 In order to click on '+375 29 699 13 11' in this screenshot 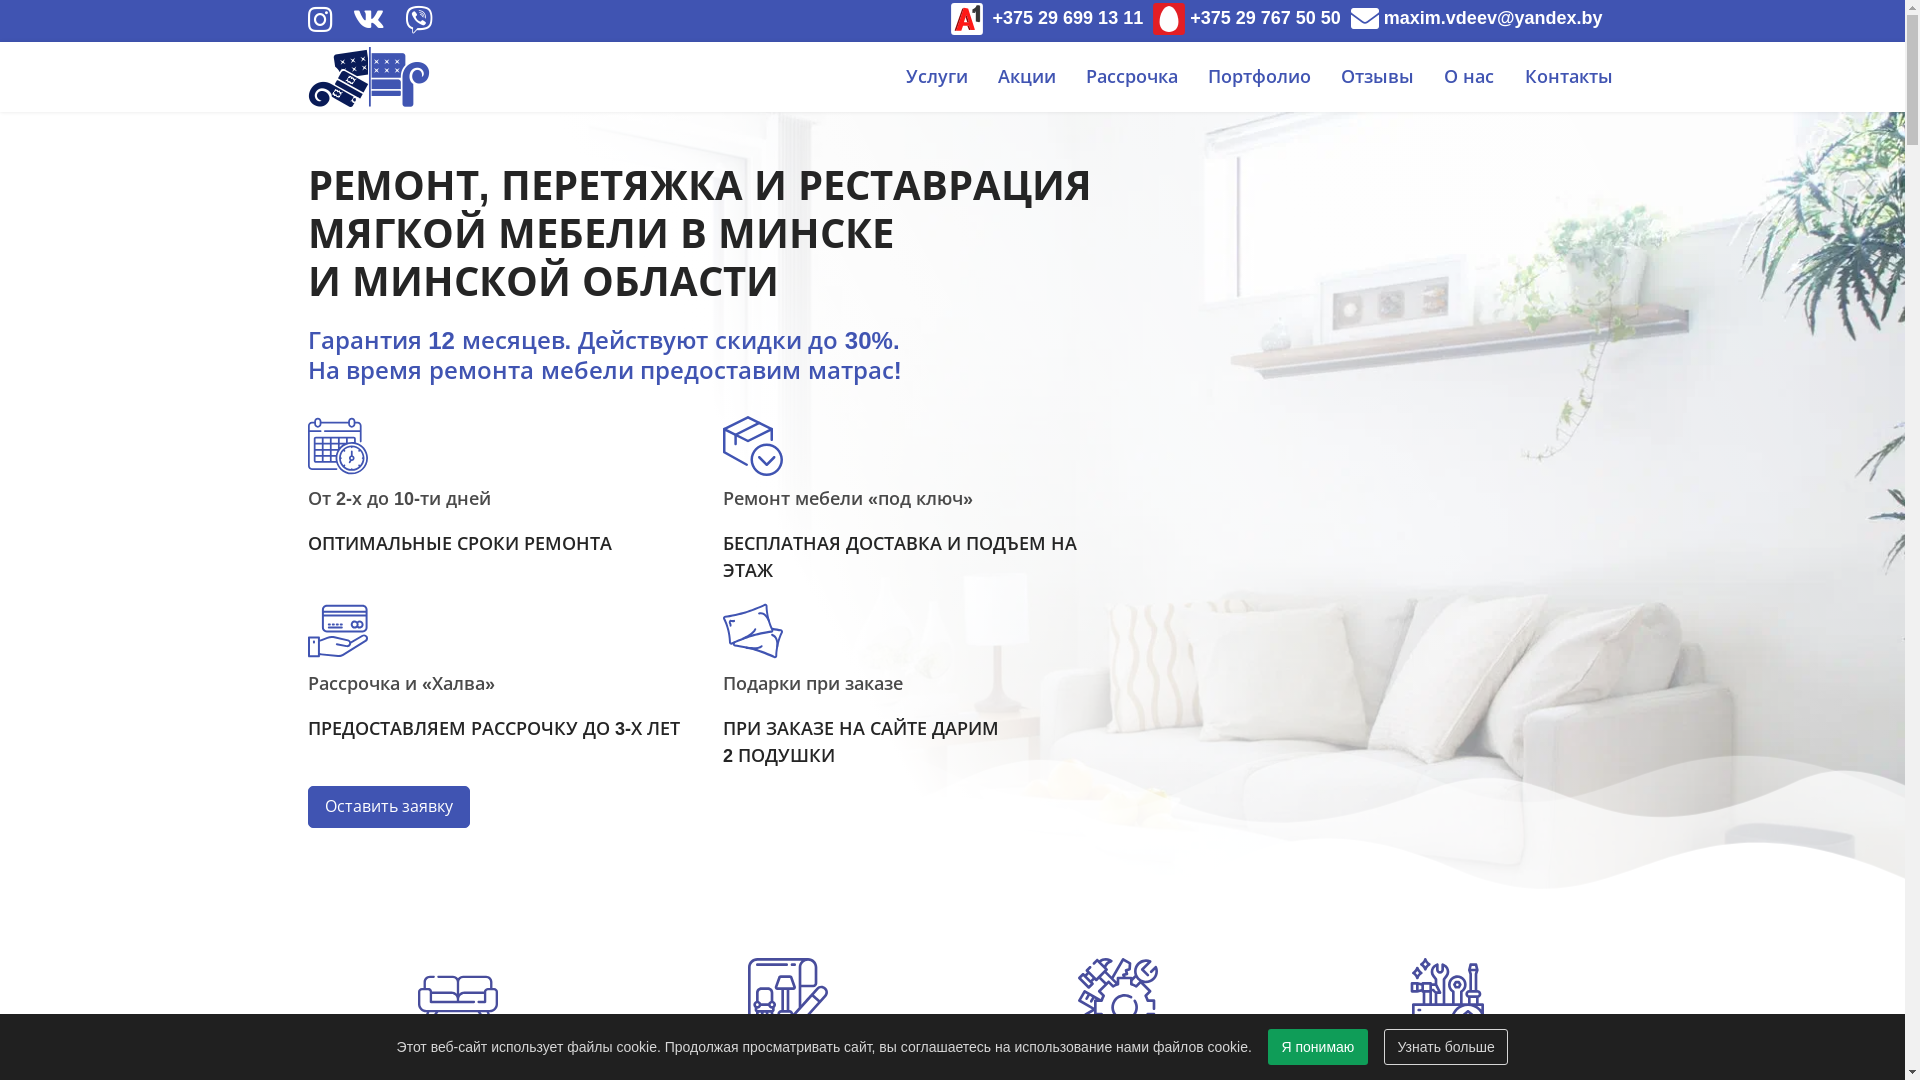, I will do `click(1046, 18)`.